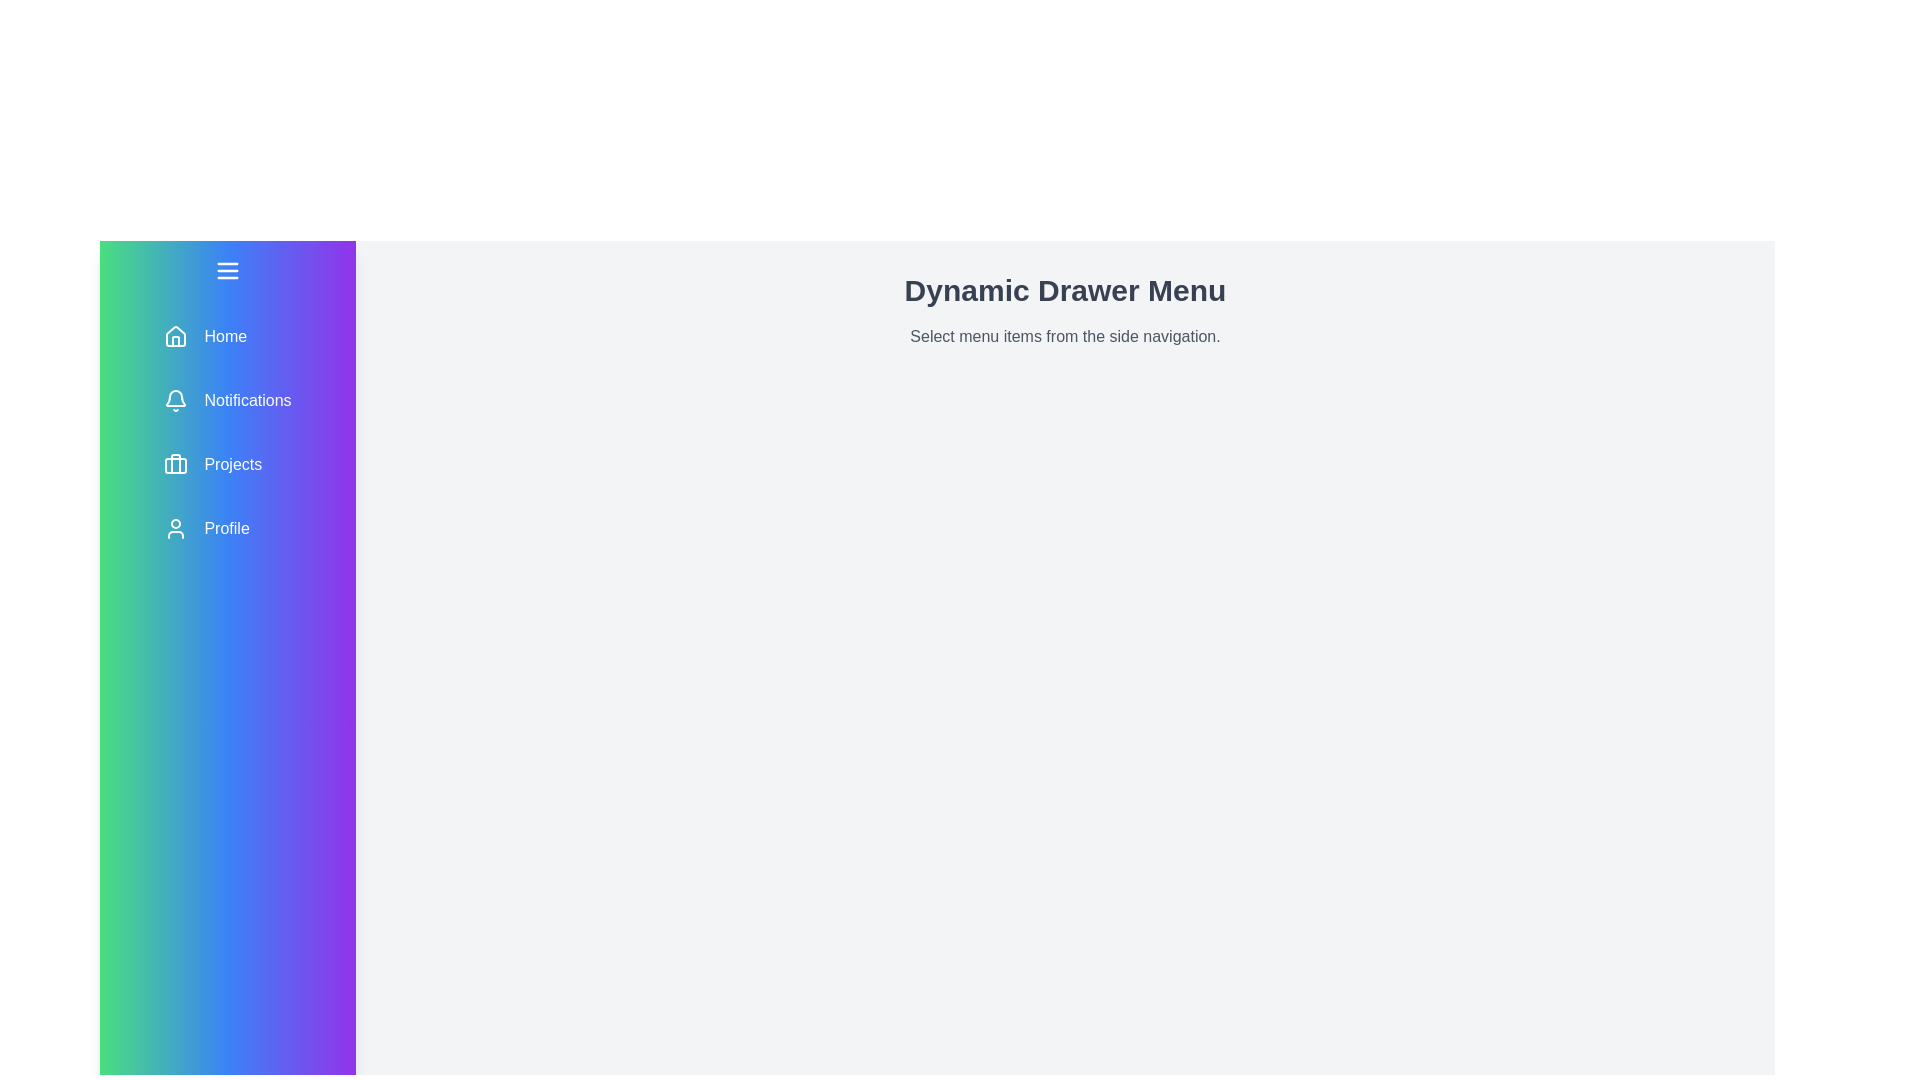 The height and width of the screenshot is (1080, 1920). What do you see at coordinates (227, 465) in the screenshot?
I see `the menu item Projects from the drawer menu` at bounding box center [227, 465].